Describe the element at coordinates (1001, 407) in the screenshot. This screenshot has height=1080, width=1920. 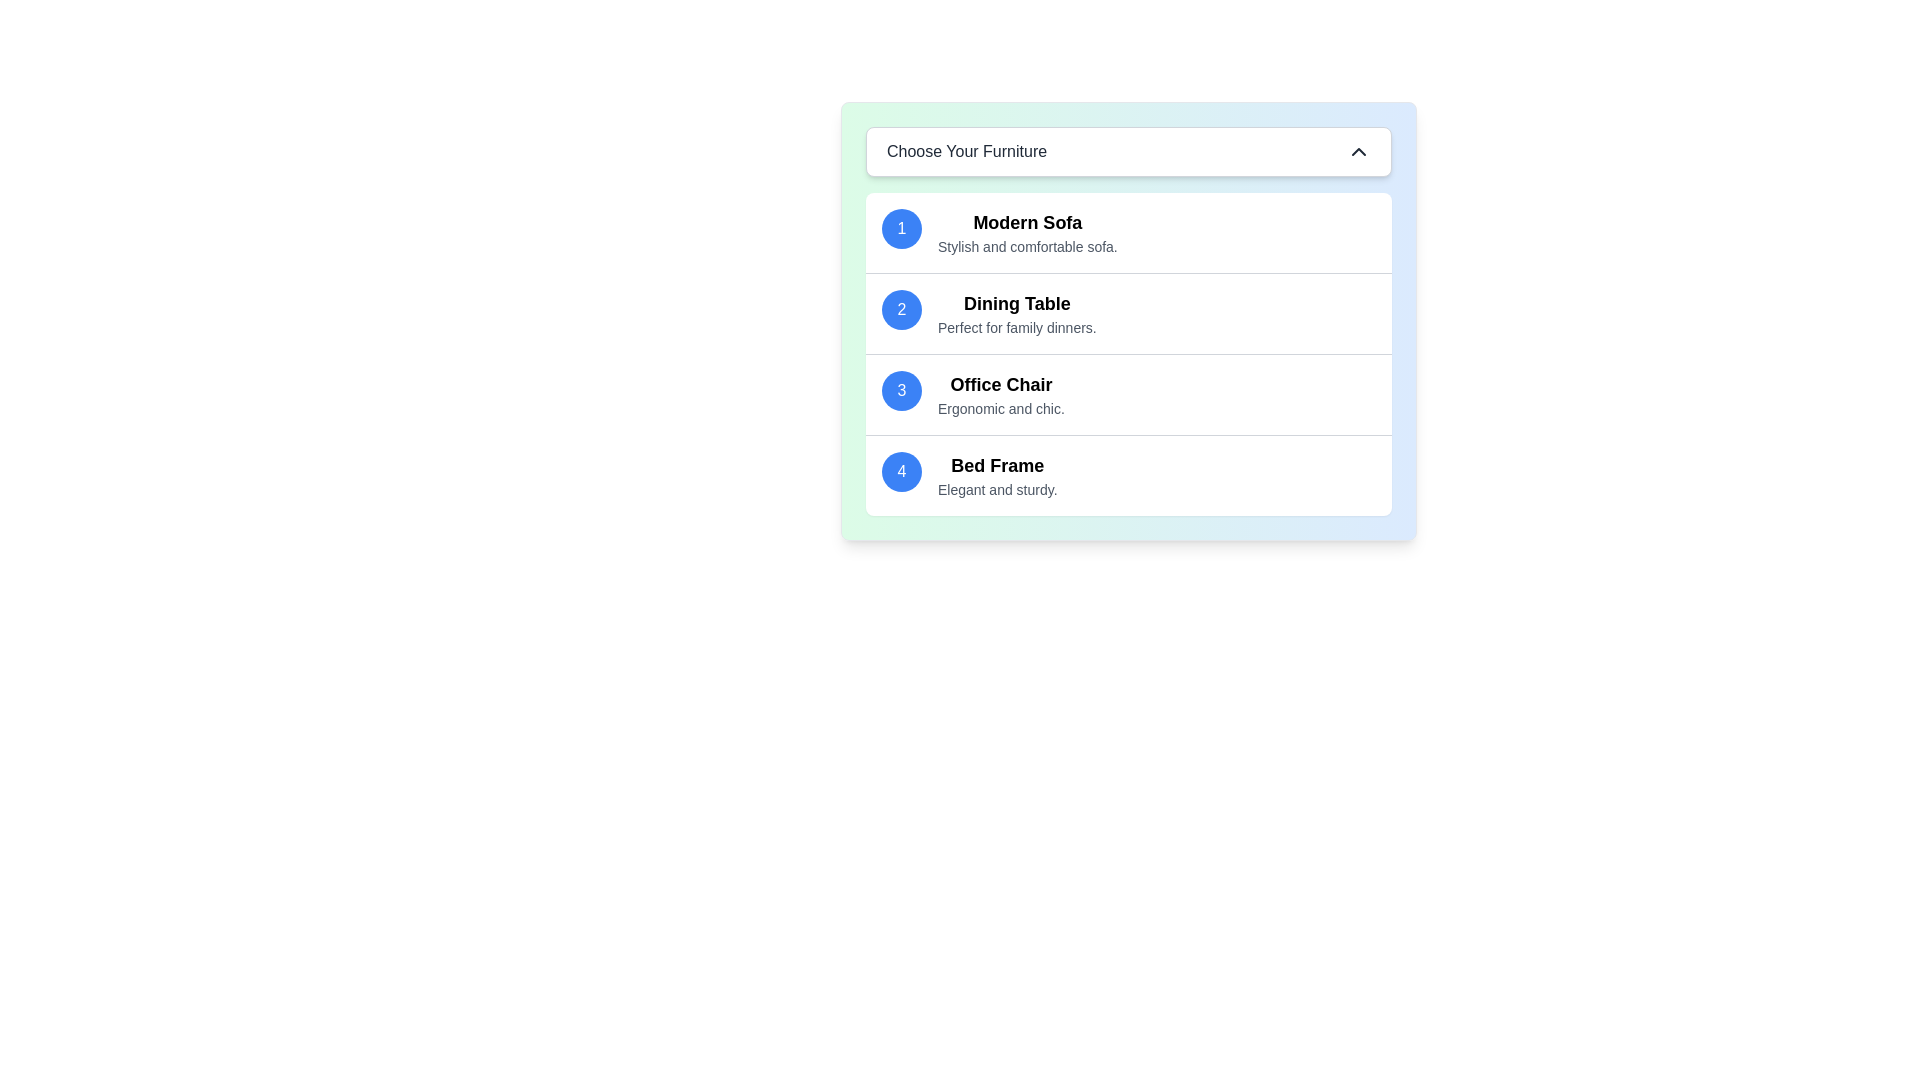
I see `the text label that reads 'Ergonomic and chic.' located below the heading 'Office Chair' within the third list item of furniture options` at that location.